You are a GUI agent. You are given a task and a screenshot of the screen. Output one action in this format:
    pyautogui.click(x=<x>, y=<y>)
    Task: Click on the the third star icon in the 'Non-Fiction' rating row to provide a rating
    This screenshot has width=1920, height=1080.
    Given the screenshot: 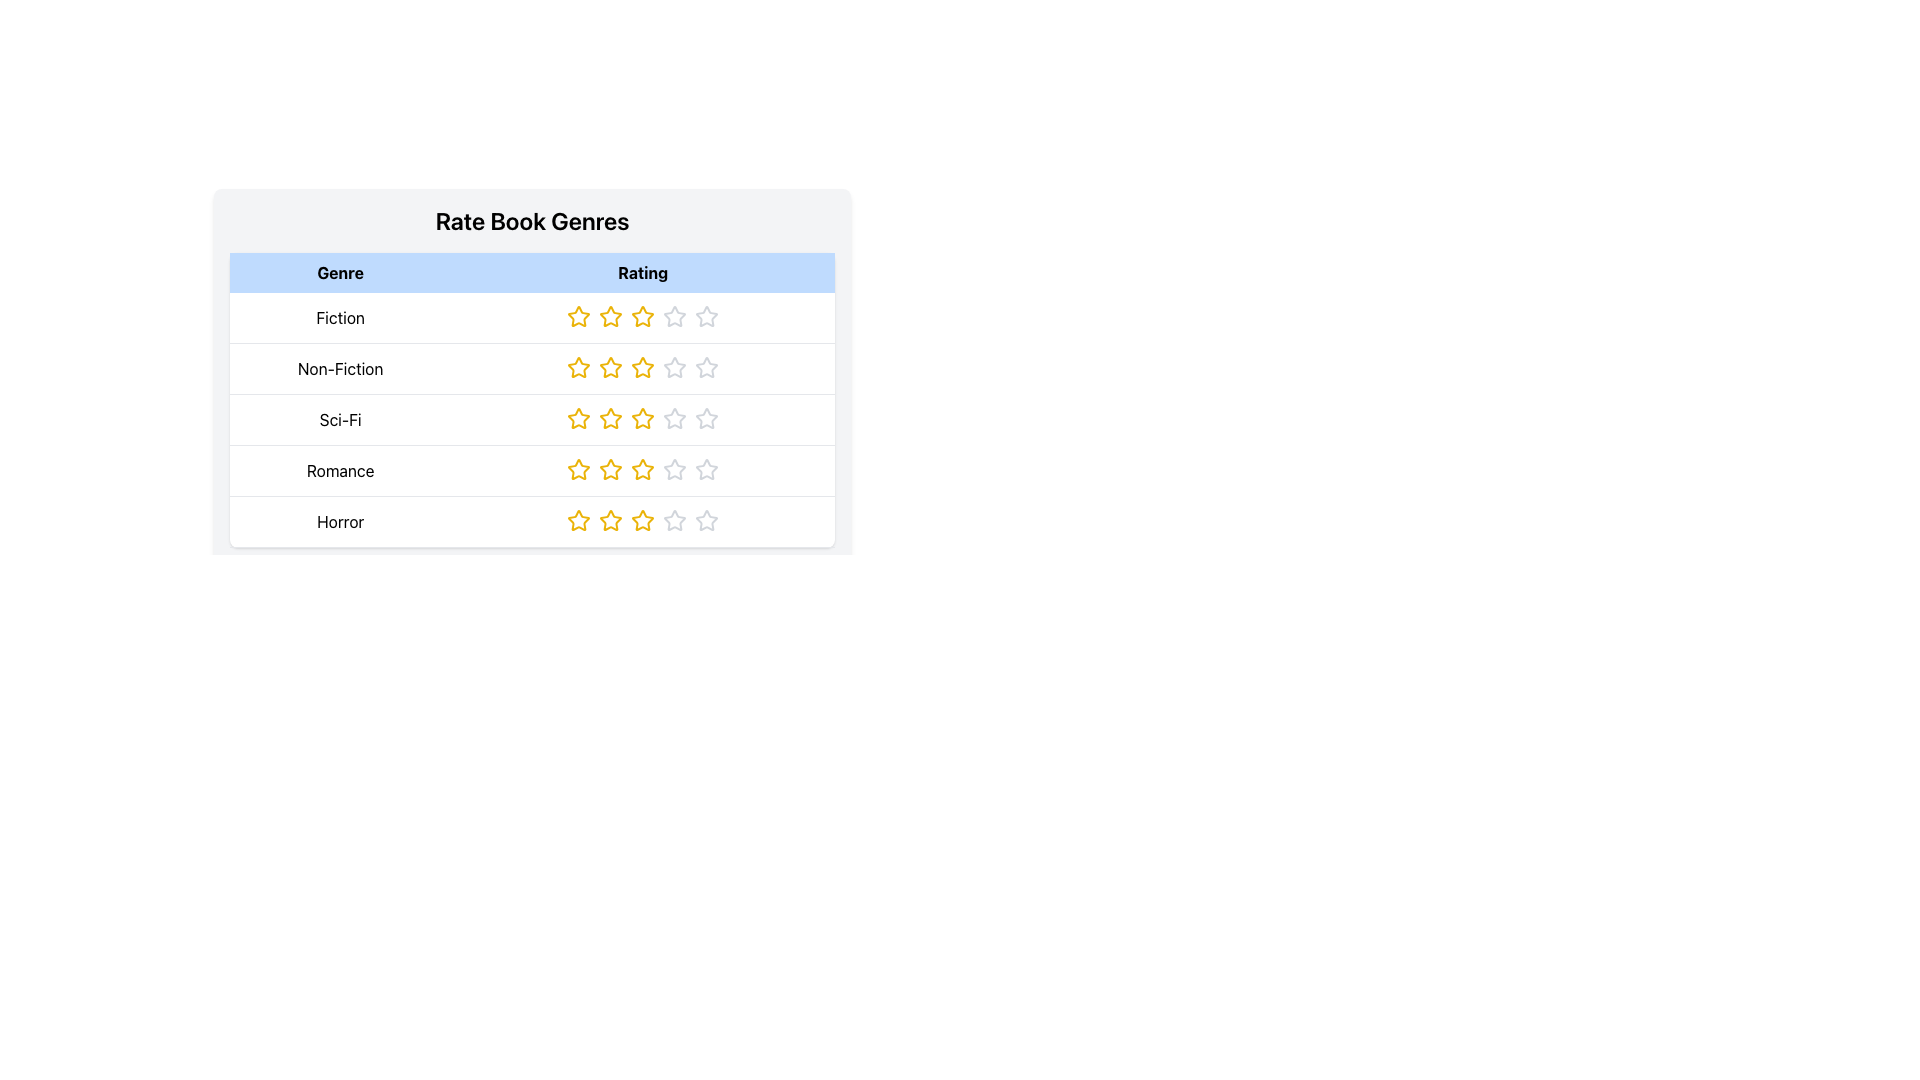 What is the action you would take?
    pyautogui.click(x=707, y=367)
    